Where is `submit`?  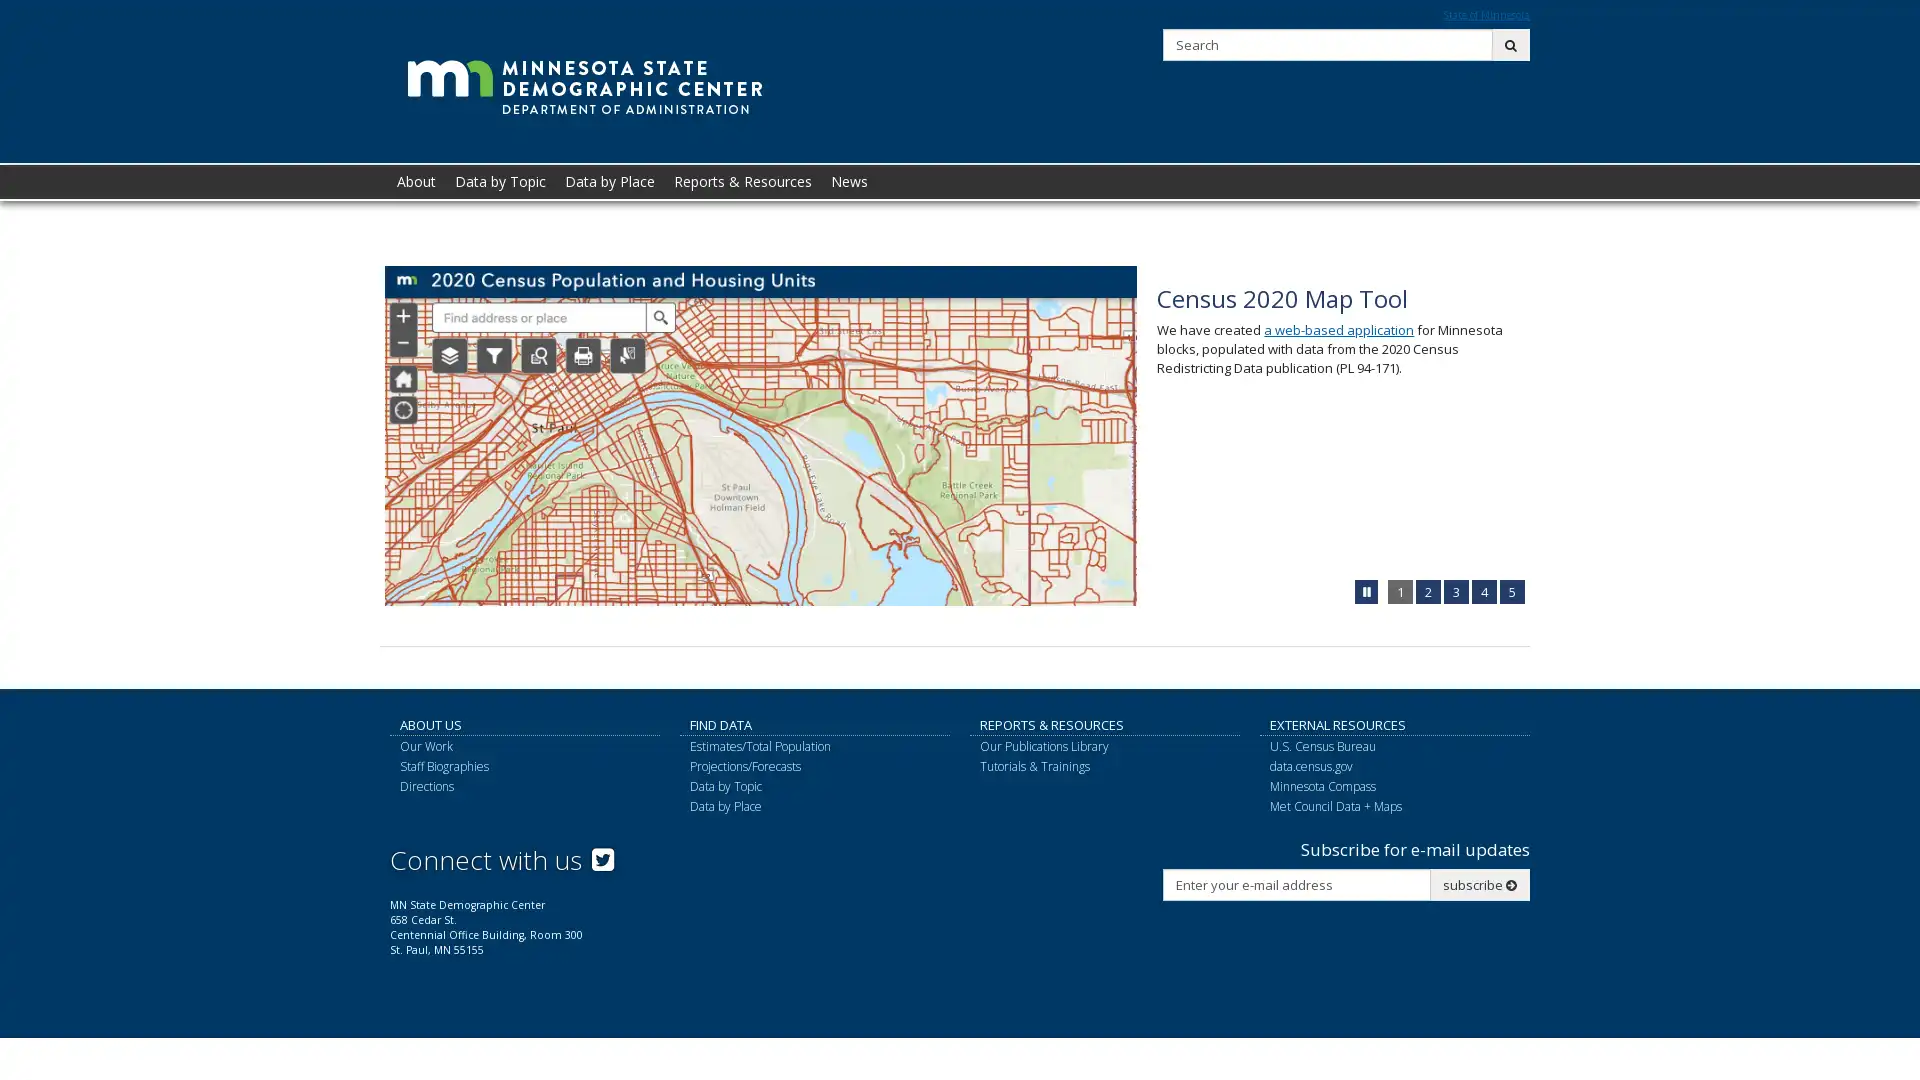
submit is located at coordinates (1510, 44).